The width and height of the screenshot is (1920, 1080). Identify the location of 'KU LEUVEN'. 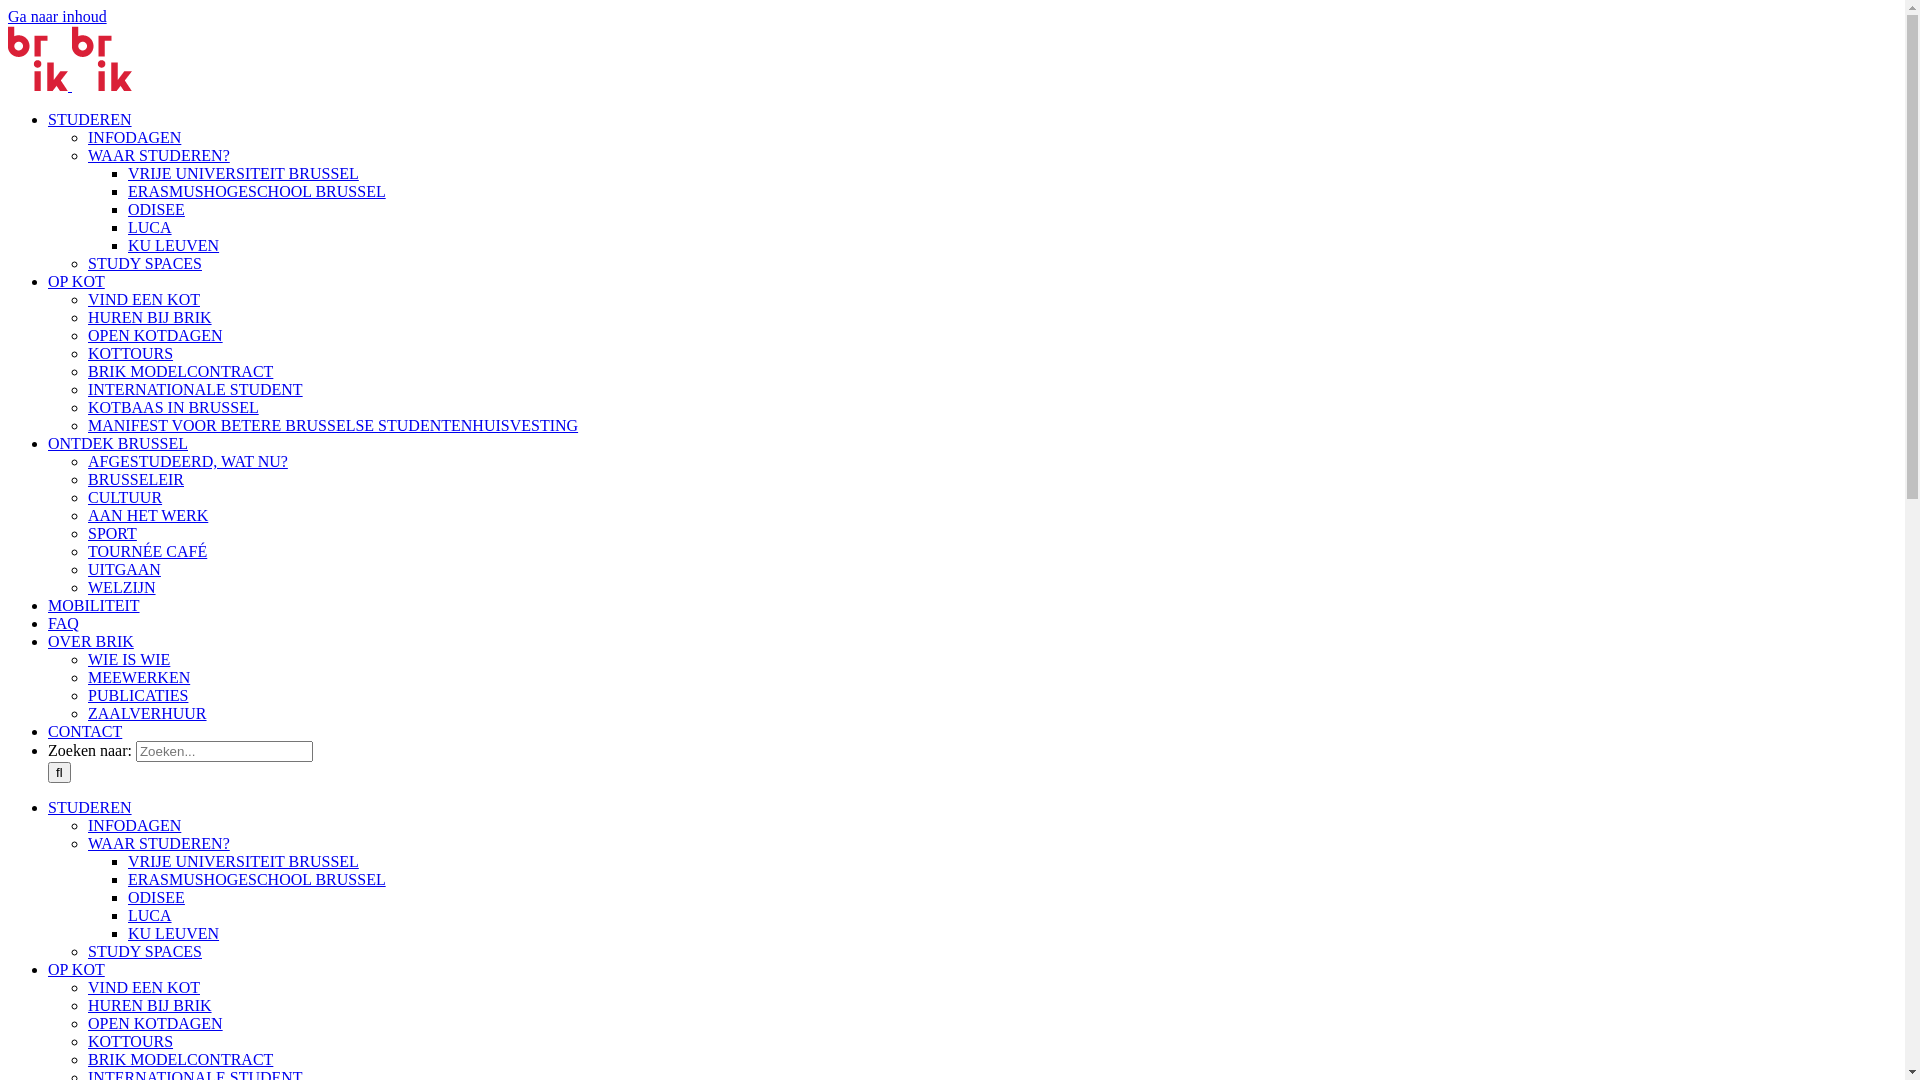
(173, 933).